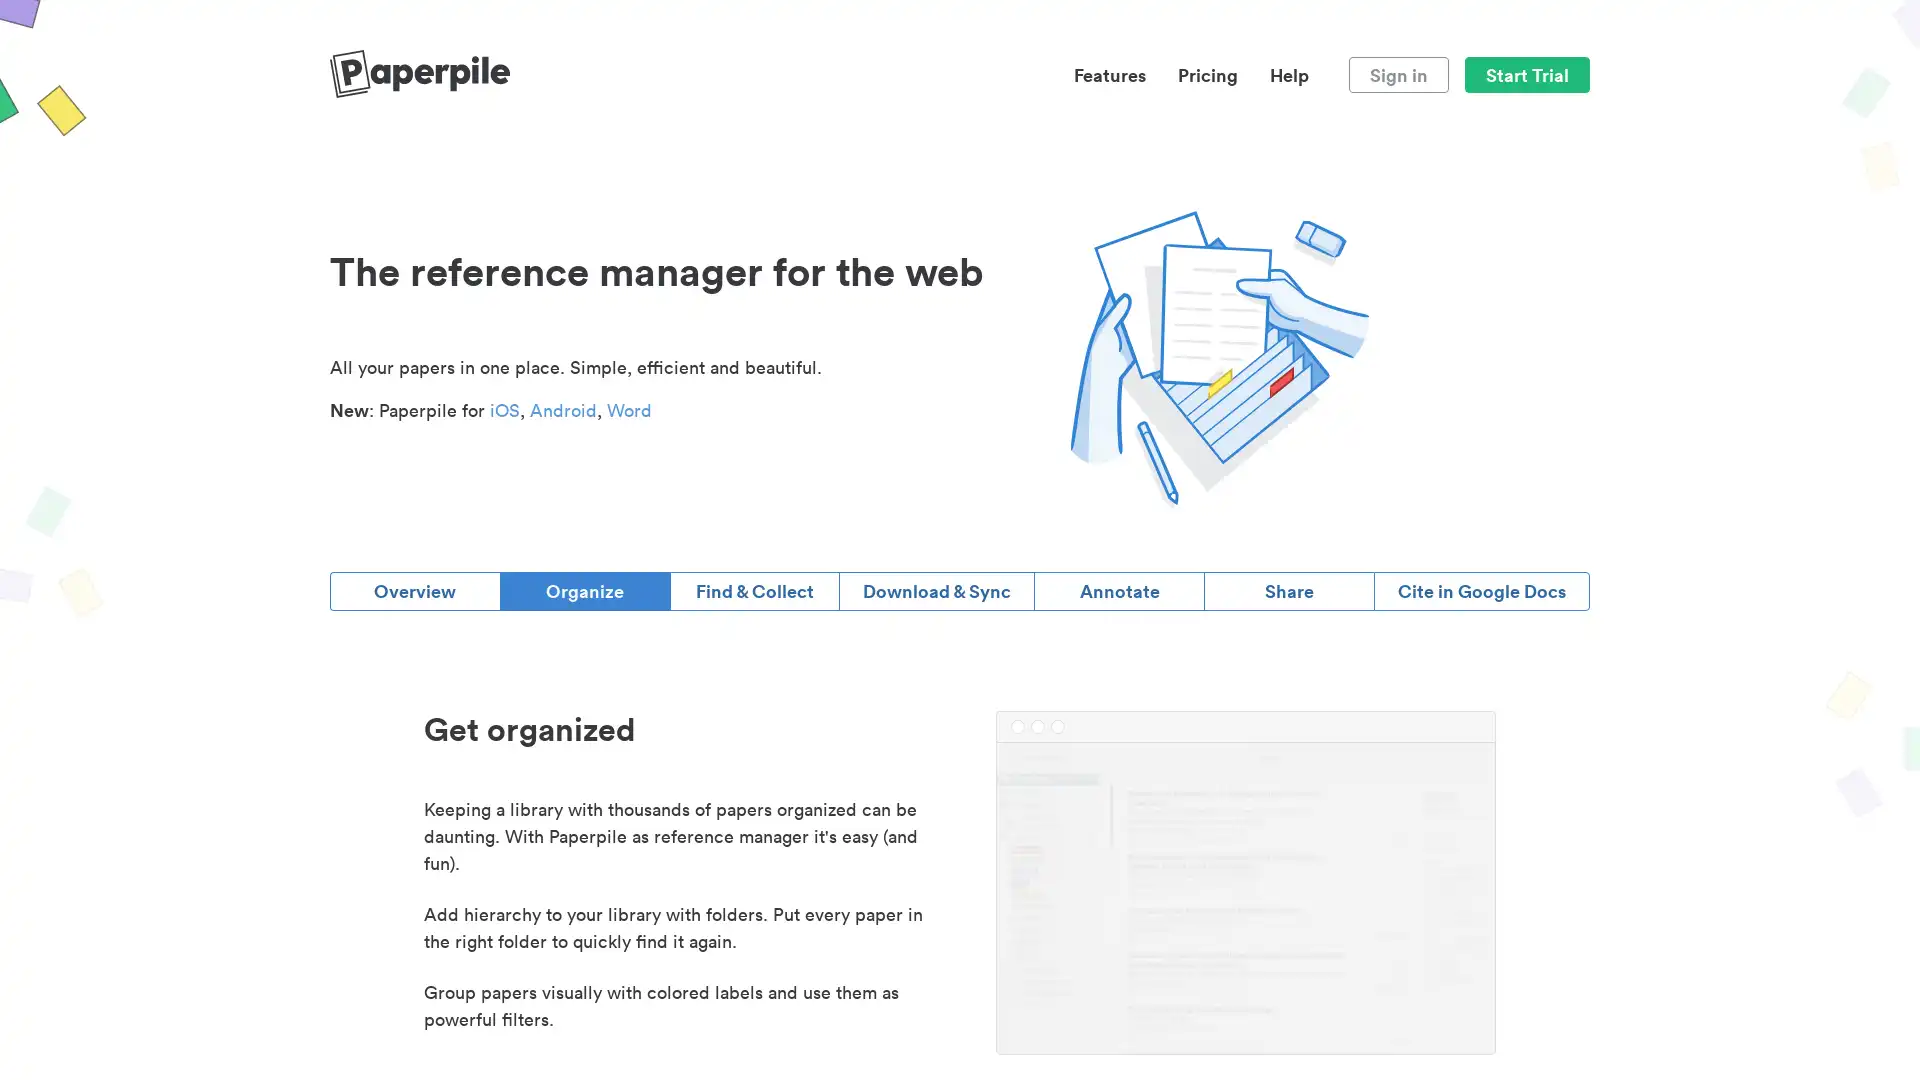 The image size is (1920, 1080). I want to click on Sign in, so click(1397, 73).